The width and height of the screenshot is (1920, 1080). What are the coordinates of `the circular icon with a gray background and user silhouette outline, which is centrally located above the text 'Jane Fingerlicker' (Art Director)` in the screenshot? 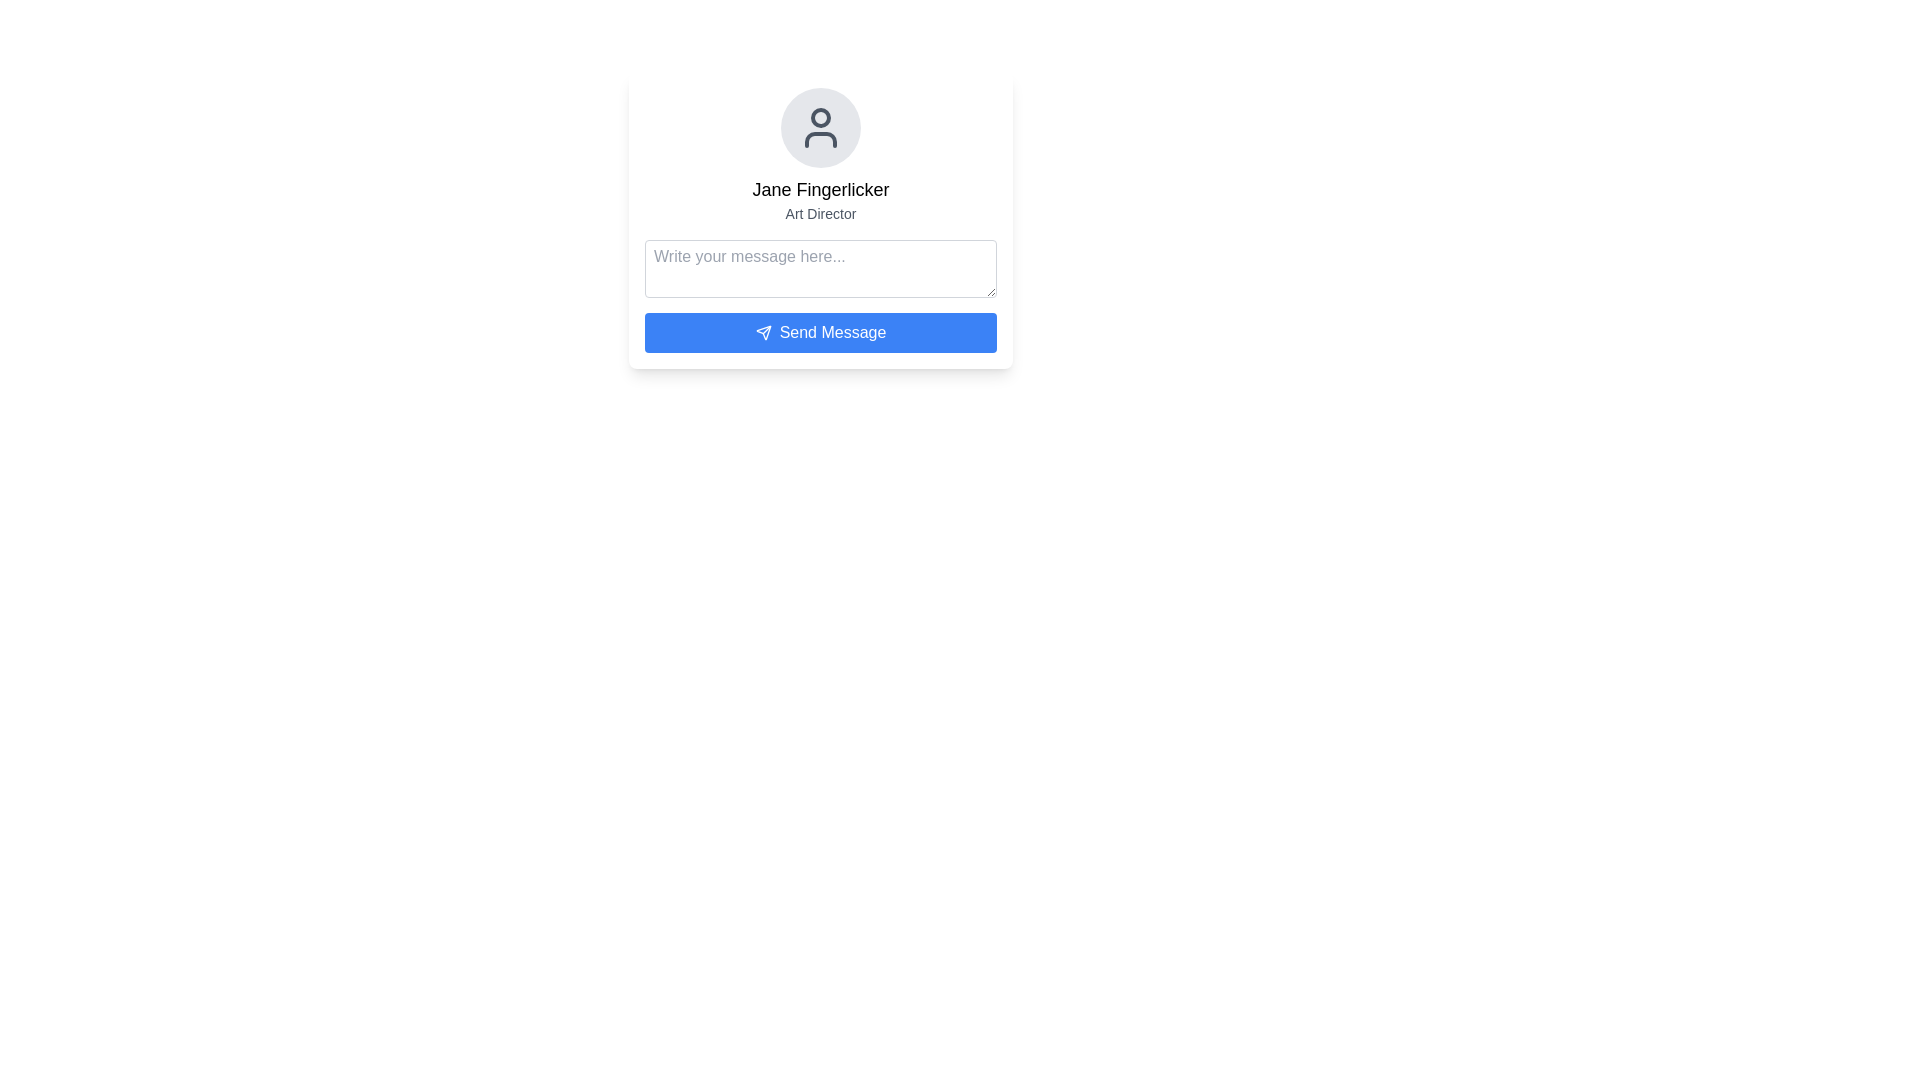 It's located at (820, 127).